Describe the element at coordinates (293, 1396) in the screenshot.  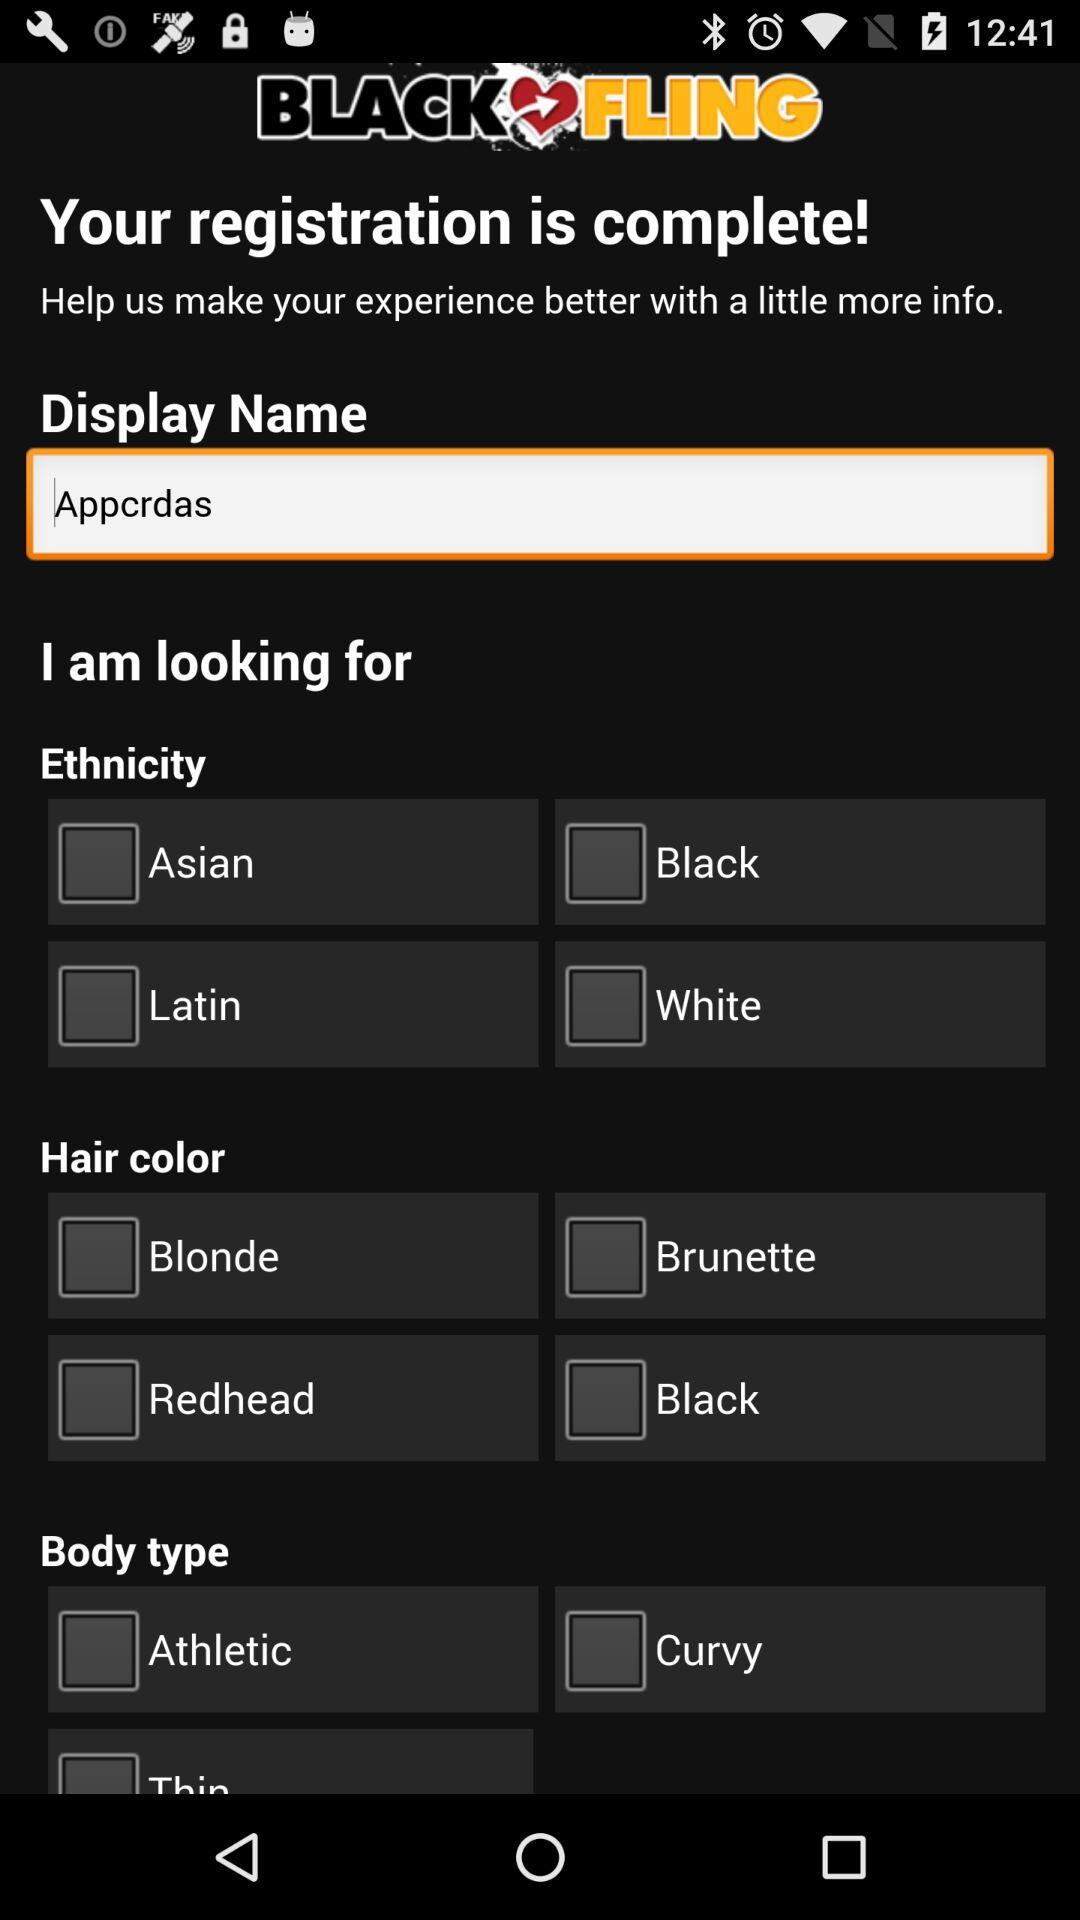
I see `third option under hair color` at that location.